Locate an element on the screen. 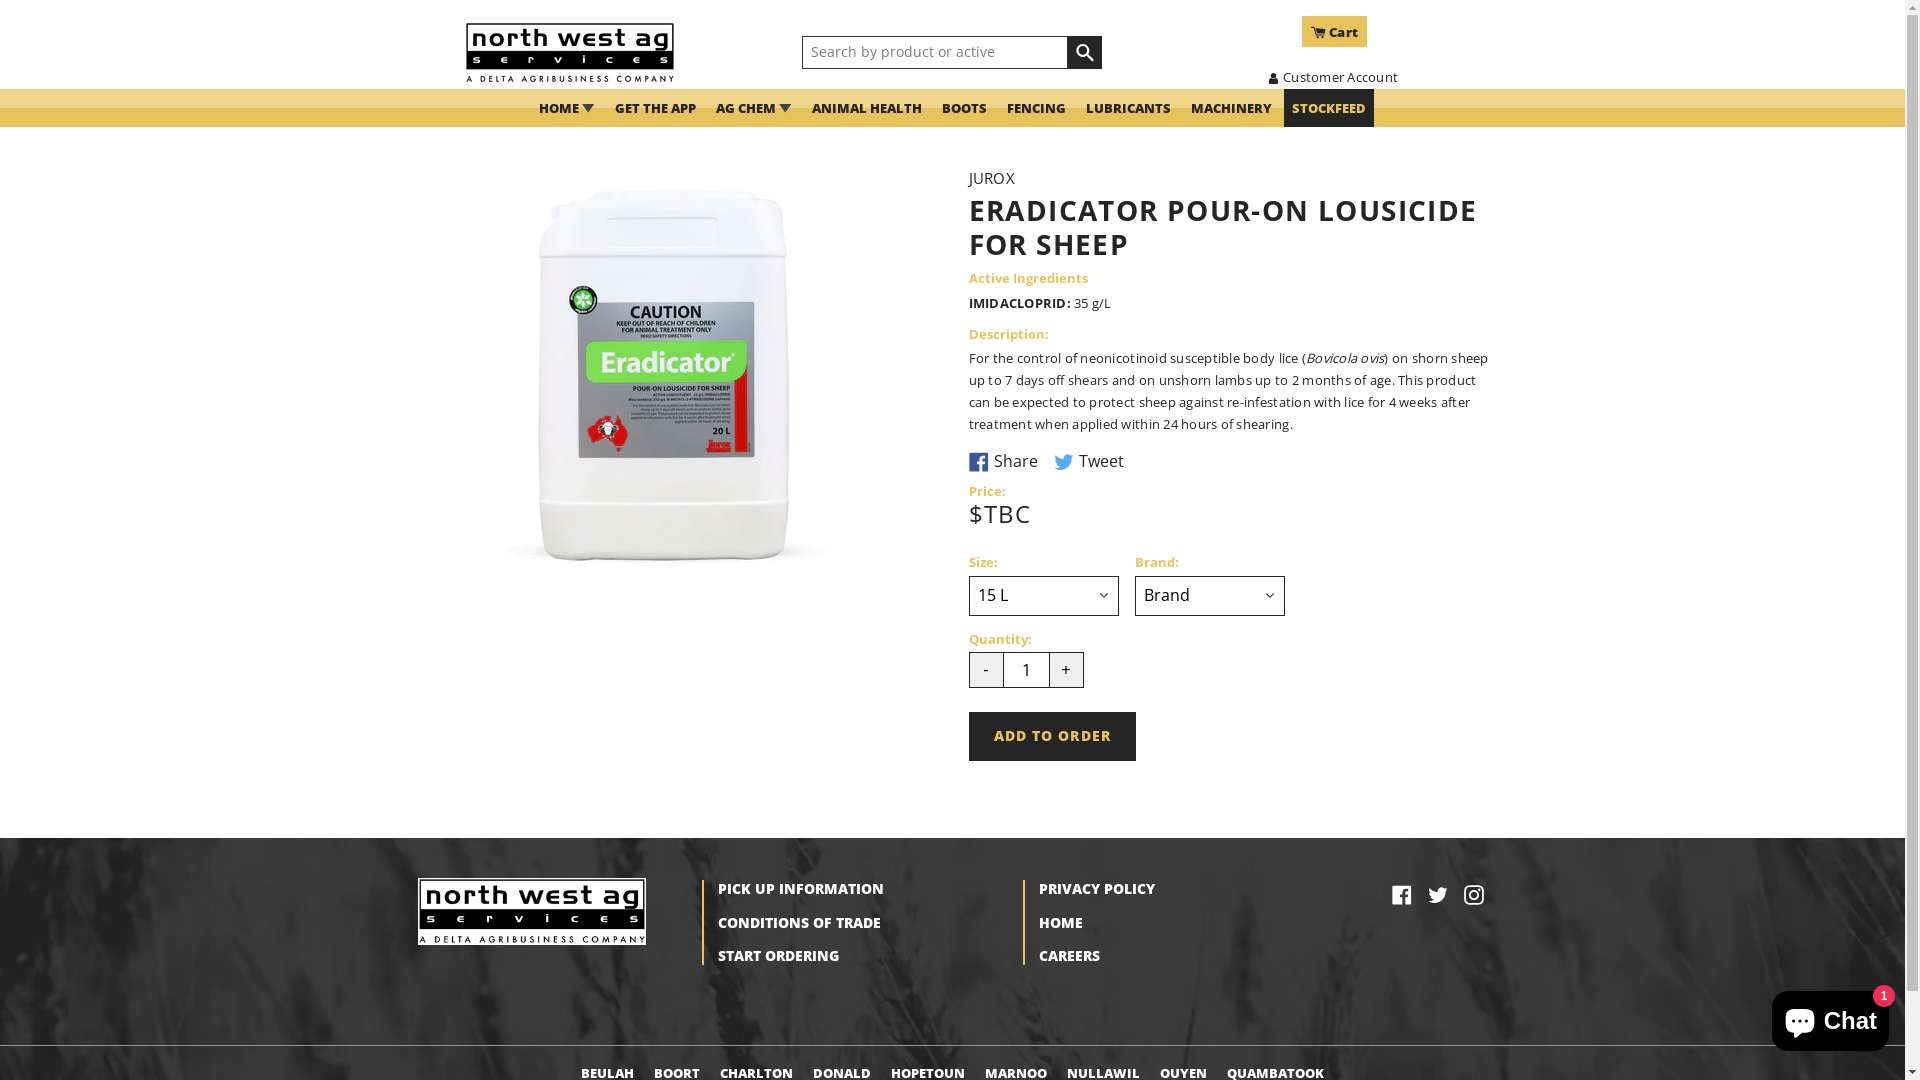 This screenshot has width=1920, height=1080. 'Cart' is located at coordinates (1334, 31).